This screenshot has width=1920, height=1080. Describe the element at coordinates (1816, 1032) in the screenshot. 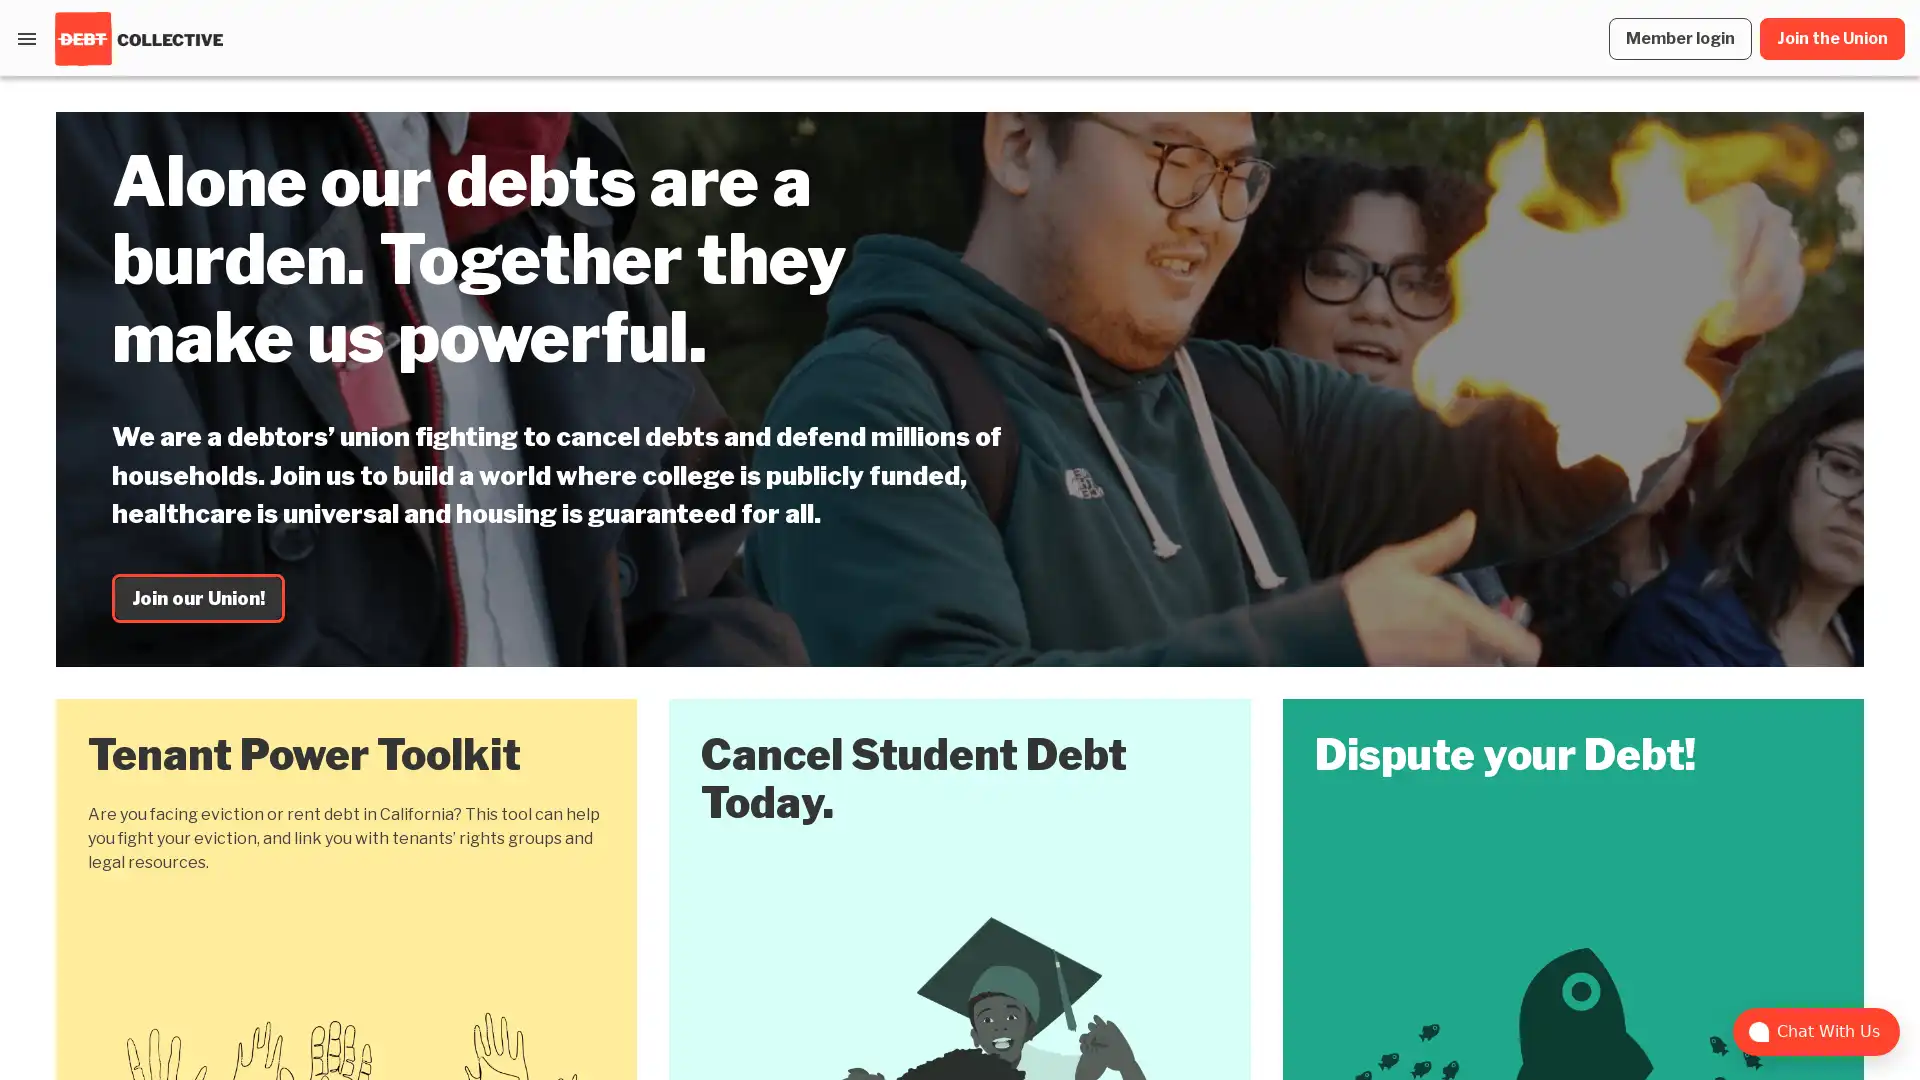

I see `bubble-icon Chat With Us` at that location.